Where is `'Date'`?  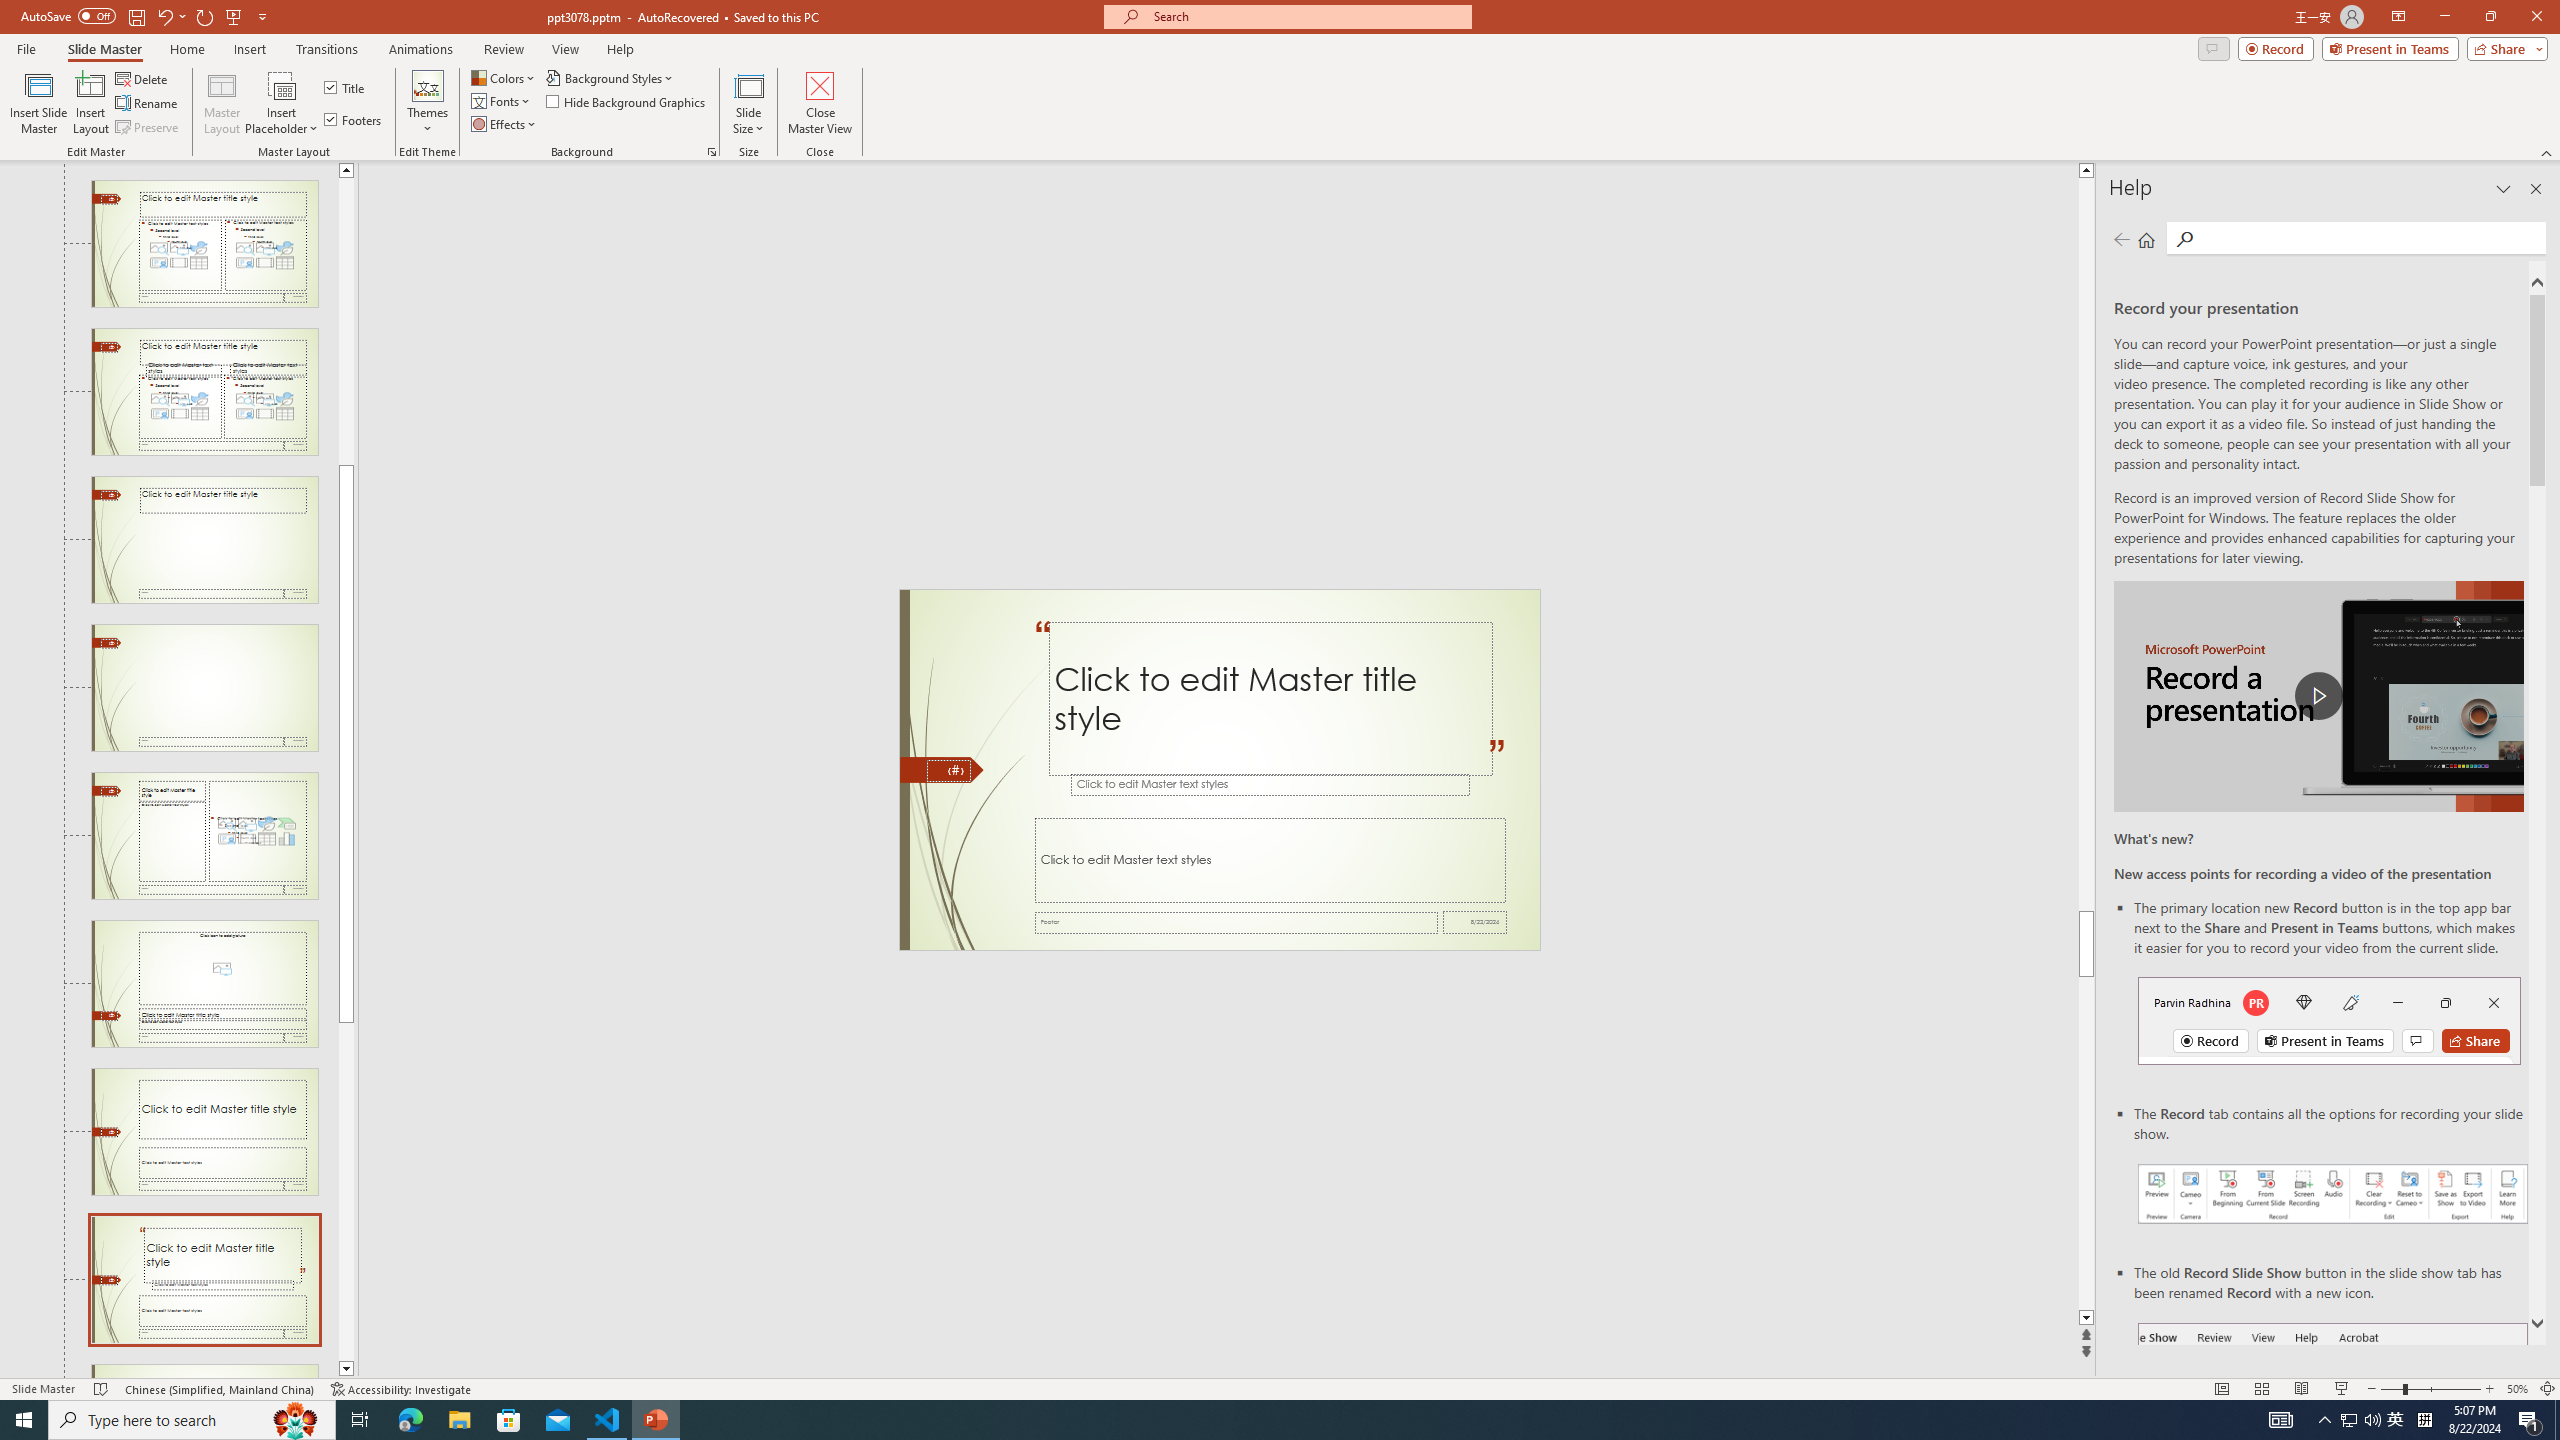 'Date' is located at coordinates (1475, 922).